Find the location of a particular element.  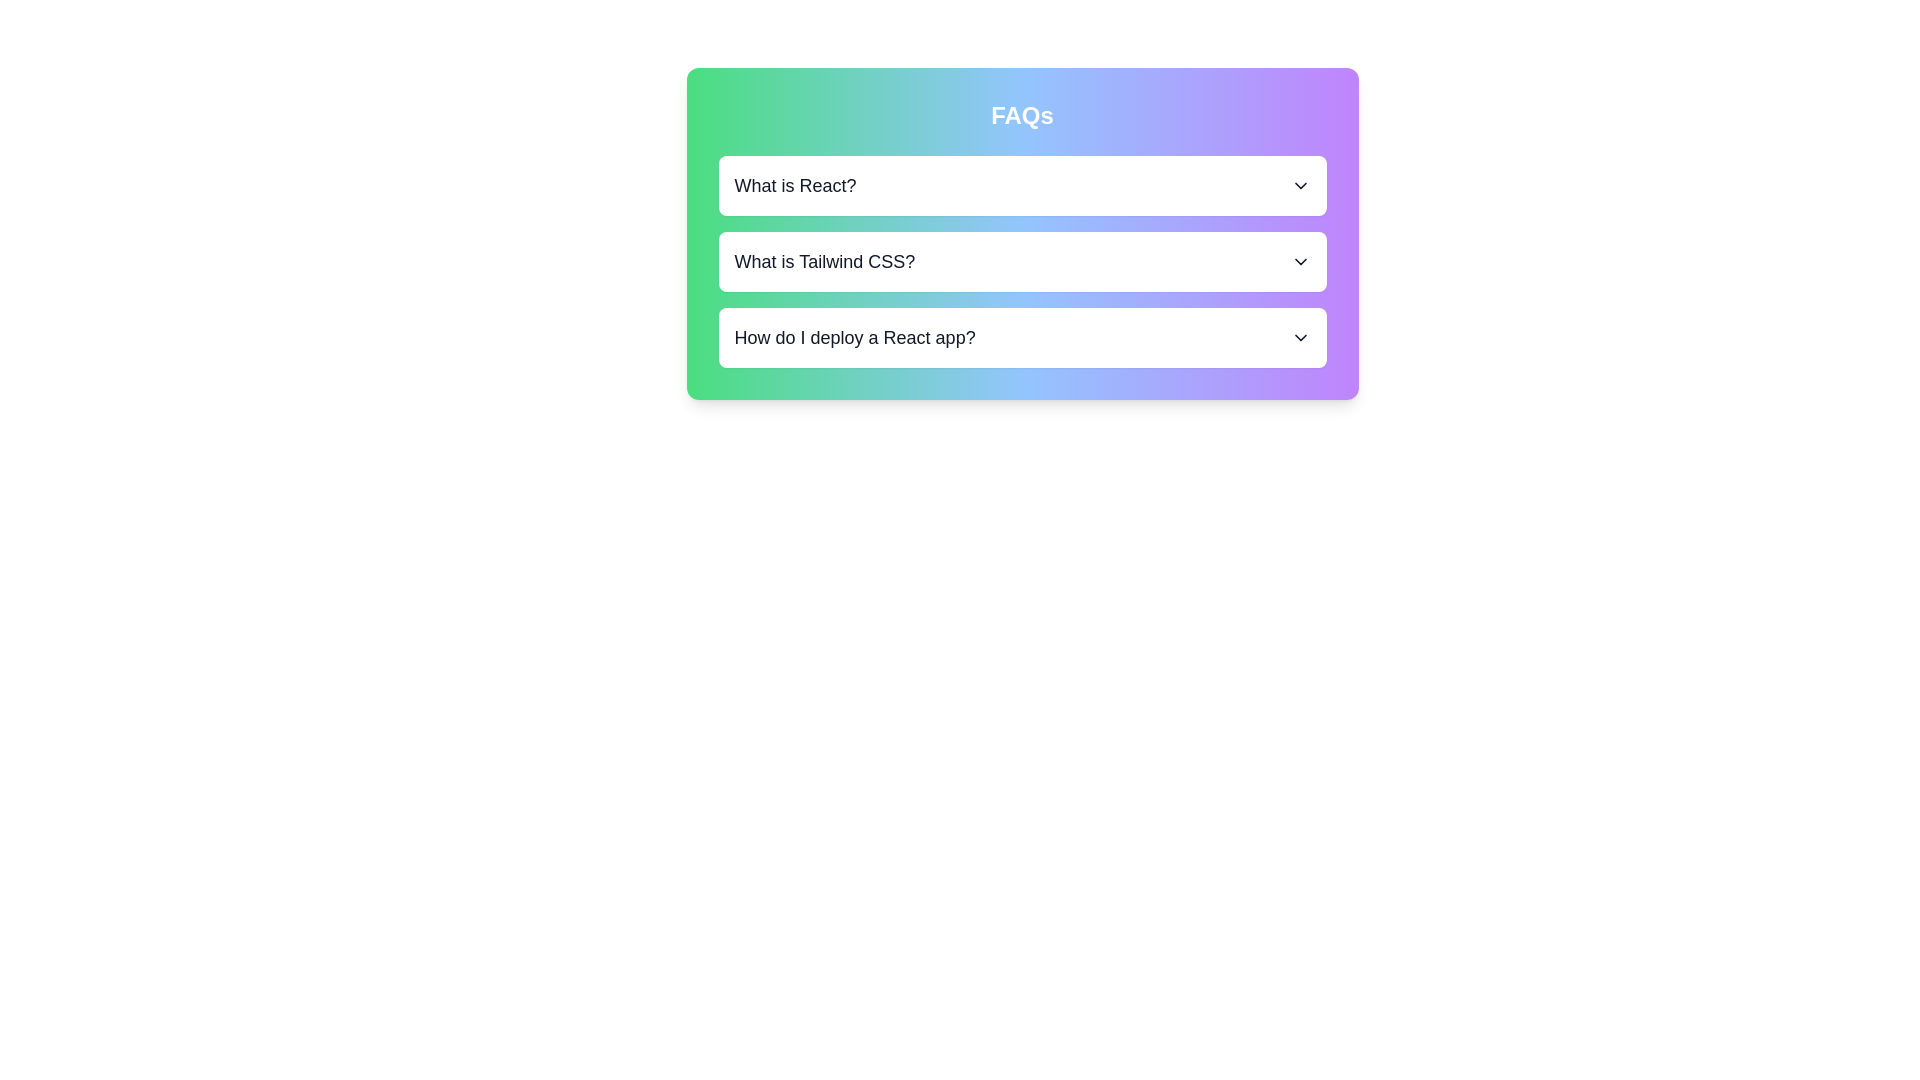

the question header text is located at coordinates (794, 185).